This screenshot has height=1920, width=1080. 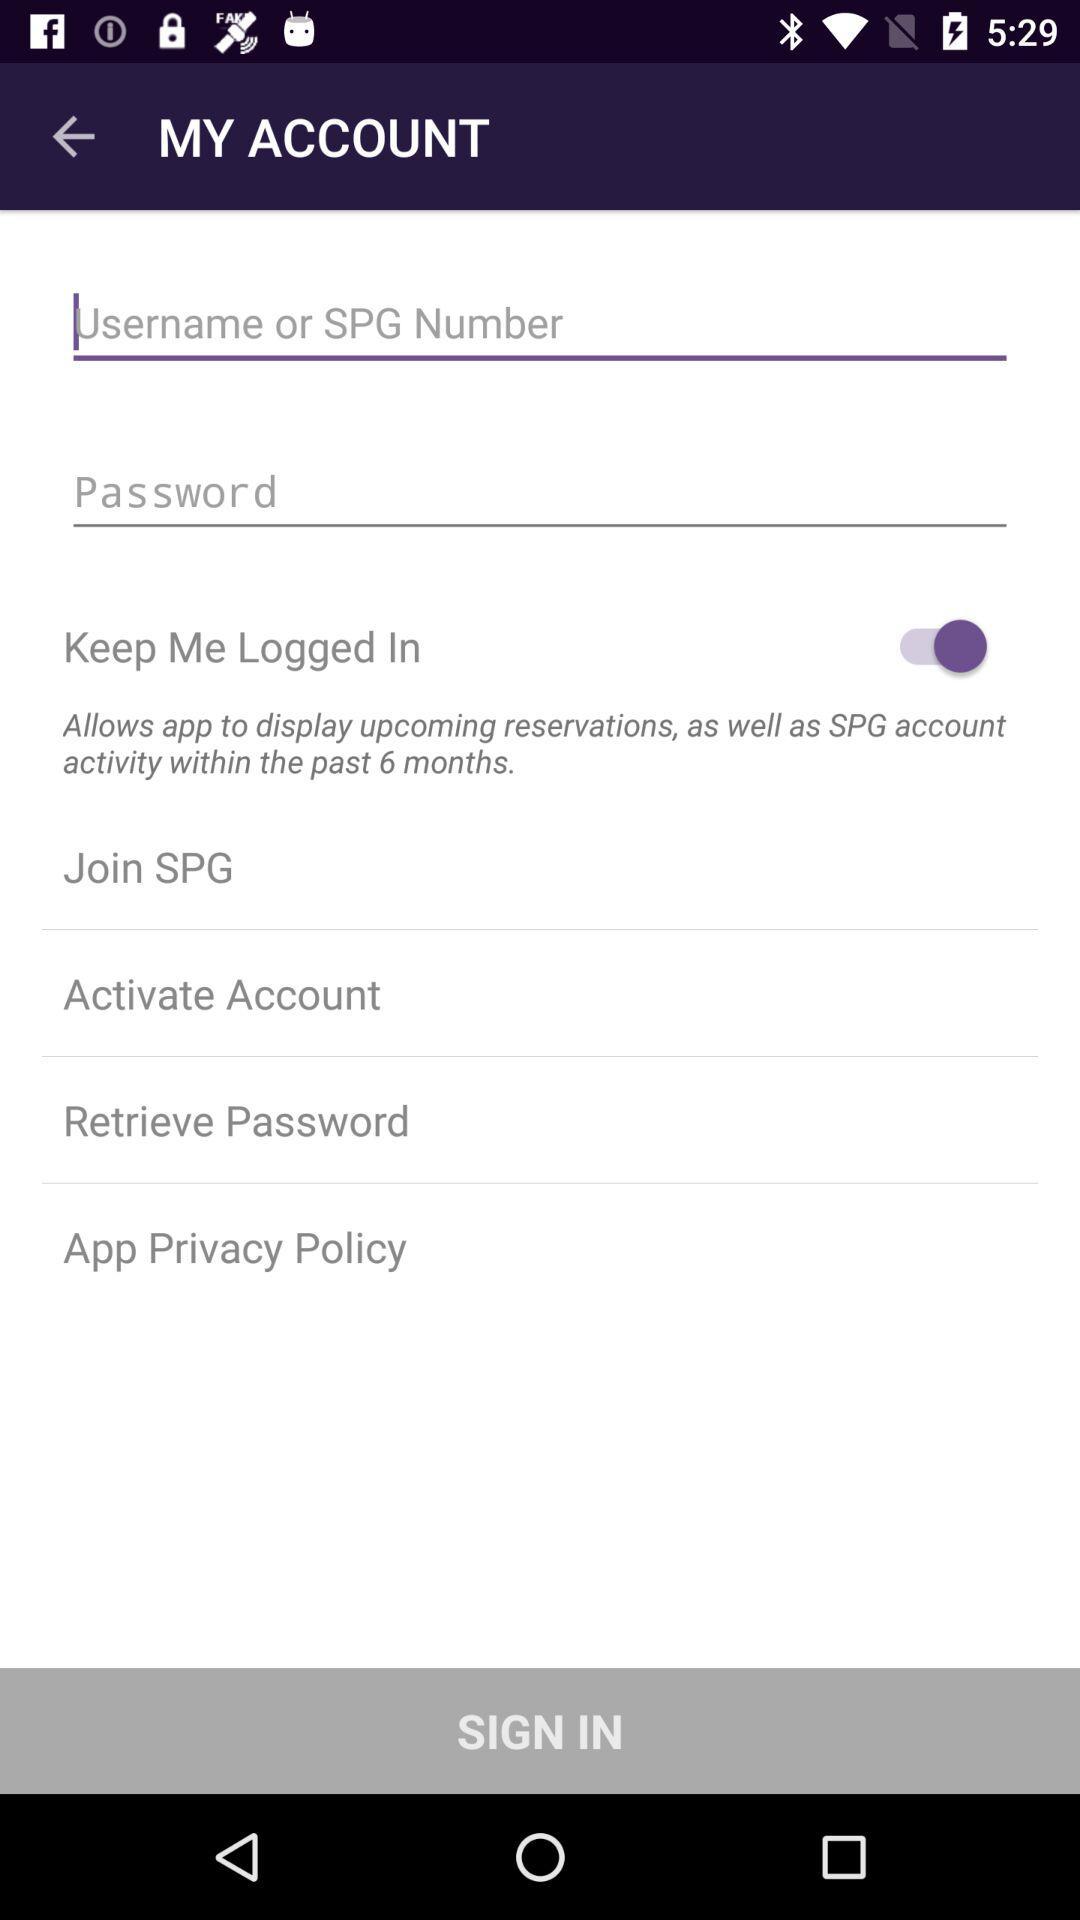 What do you see at coordinates (72, 135) in the screenshot?
I see `the app to the left of the my account` at bounding box center [72, 135].